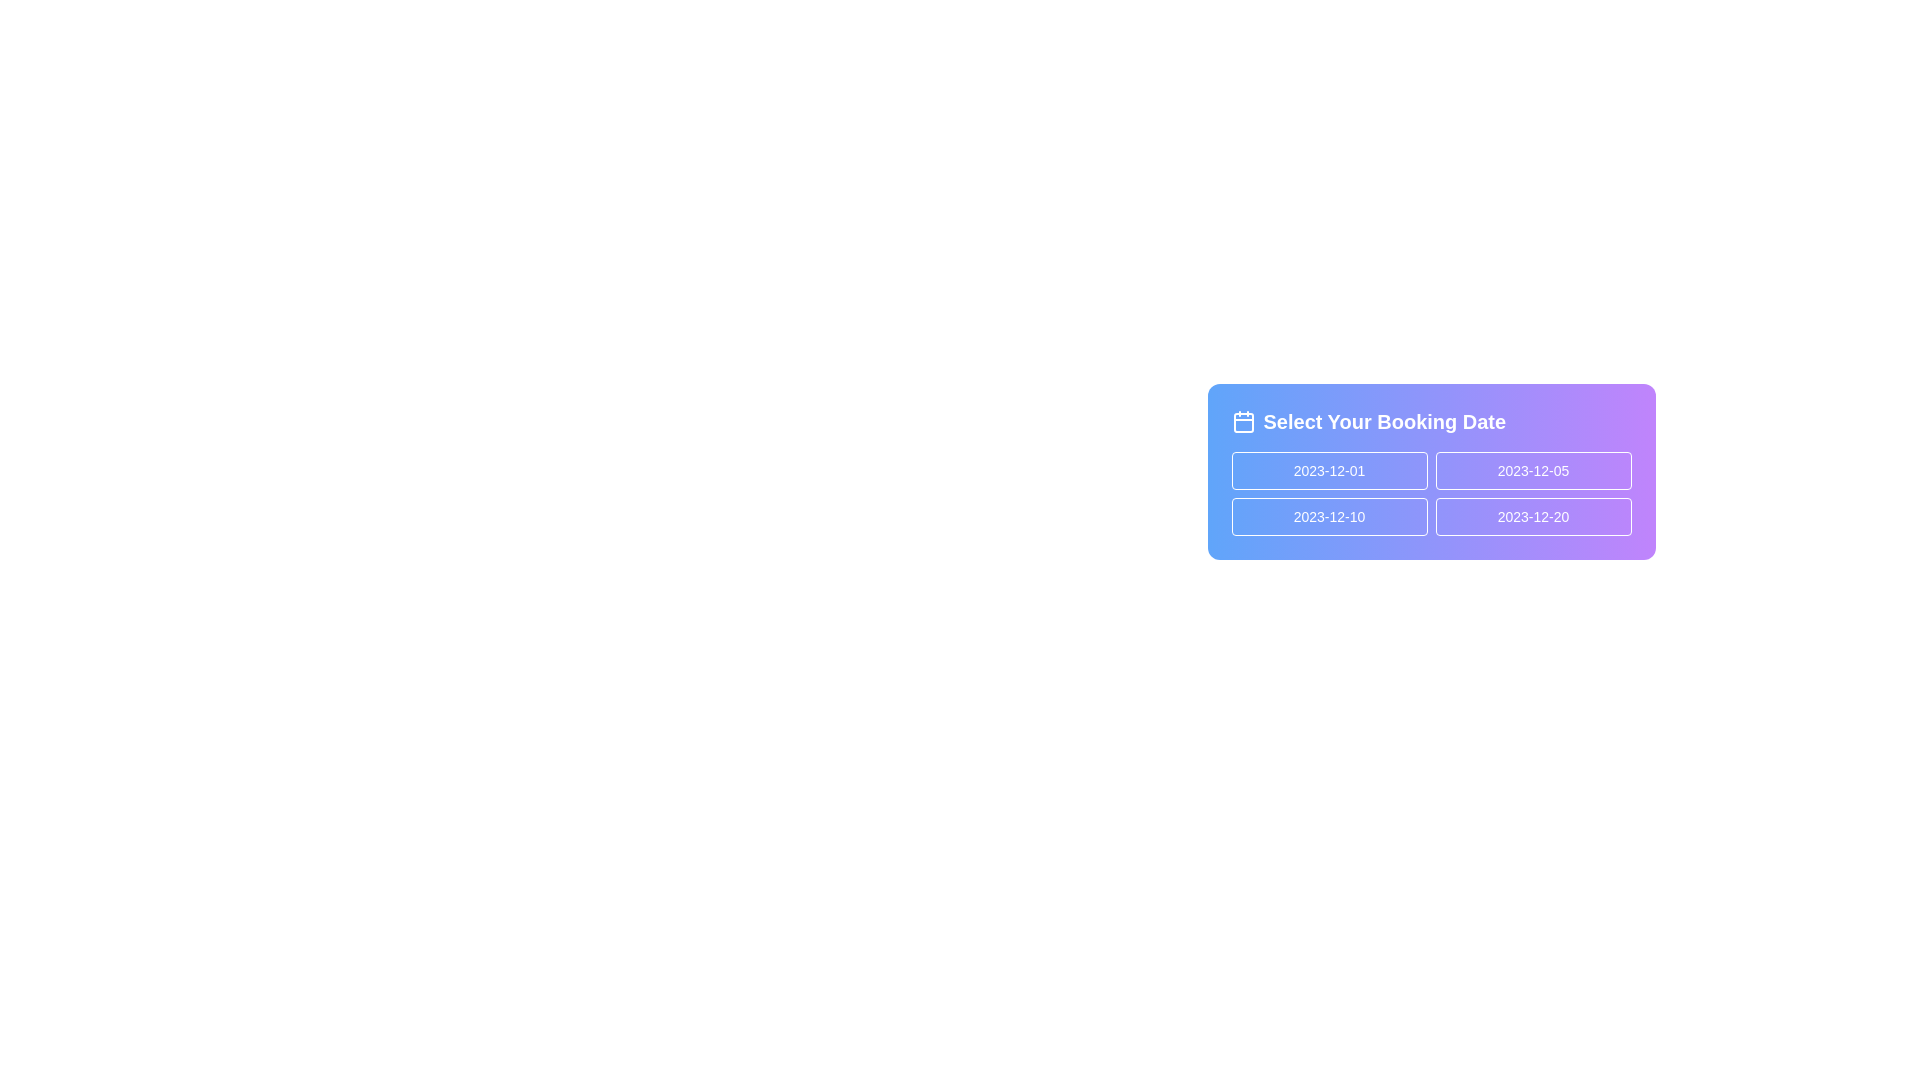  What do you see at coordinates (1430, 420) in the screenshot?
I see `the Heading with an Icon element that features a calendar symbol and the text 'Select Your Booking Date', located within the uppermost component of a vertical card with a gradient background` at bounding box center [1430, 420].